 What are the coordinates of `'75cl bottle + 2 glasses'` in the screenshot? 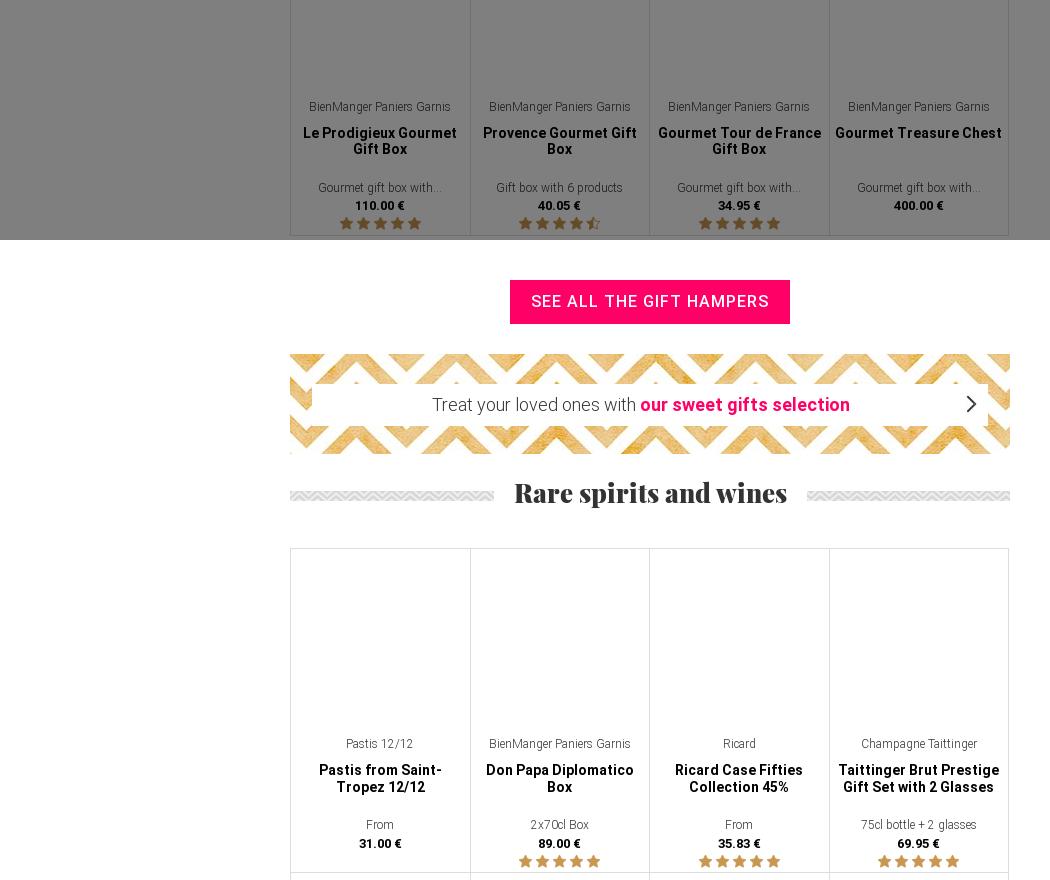 It's located at (859, 824).